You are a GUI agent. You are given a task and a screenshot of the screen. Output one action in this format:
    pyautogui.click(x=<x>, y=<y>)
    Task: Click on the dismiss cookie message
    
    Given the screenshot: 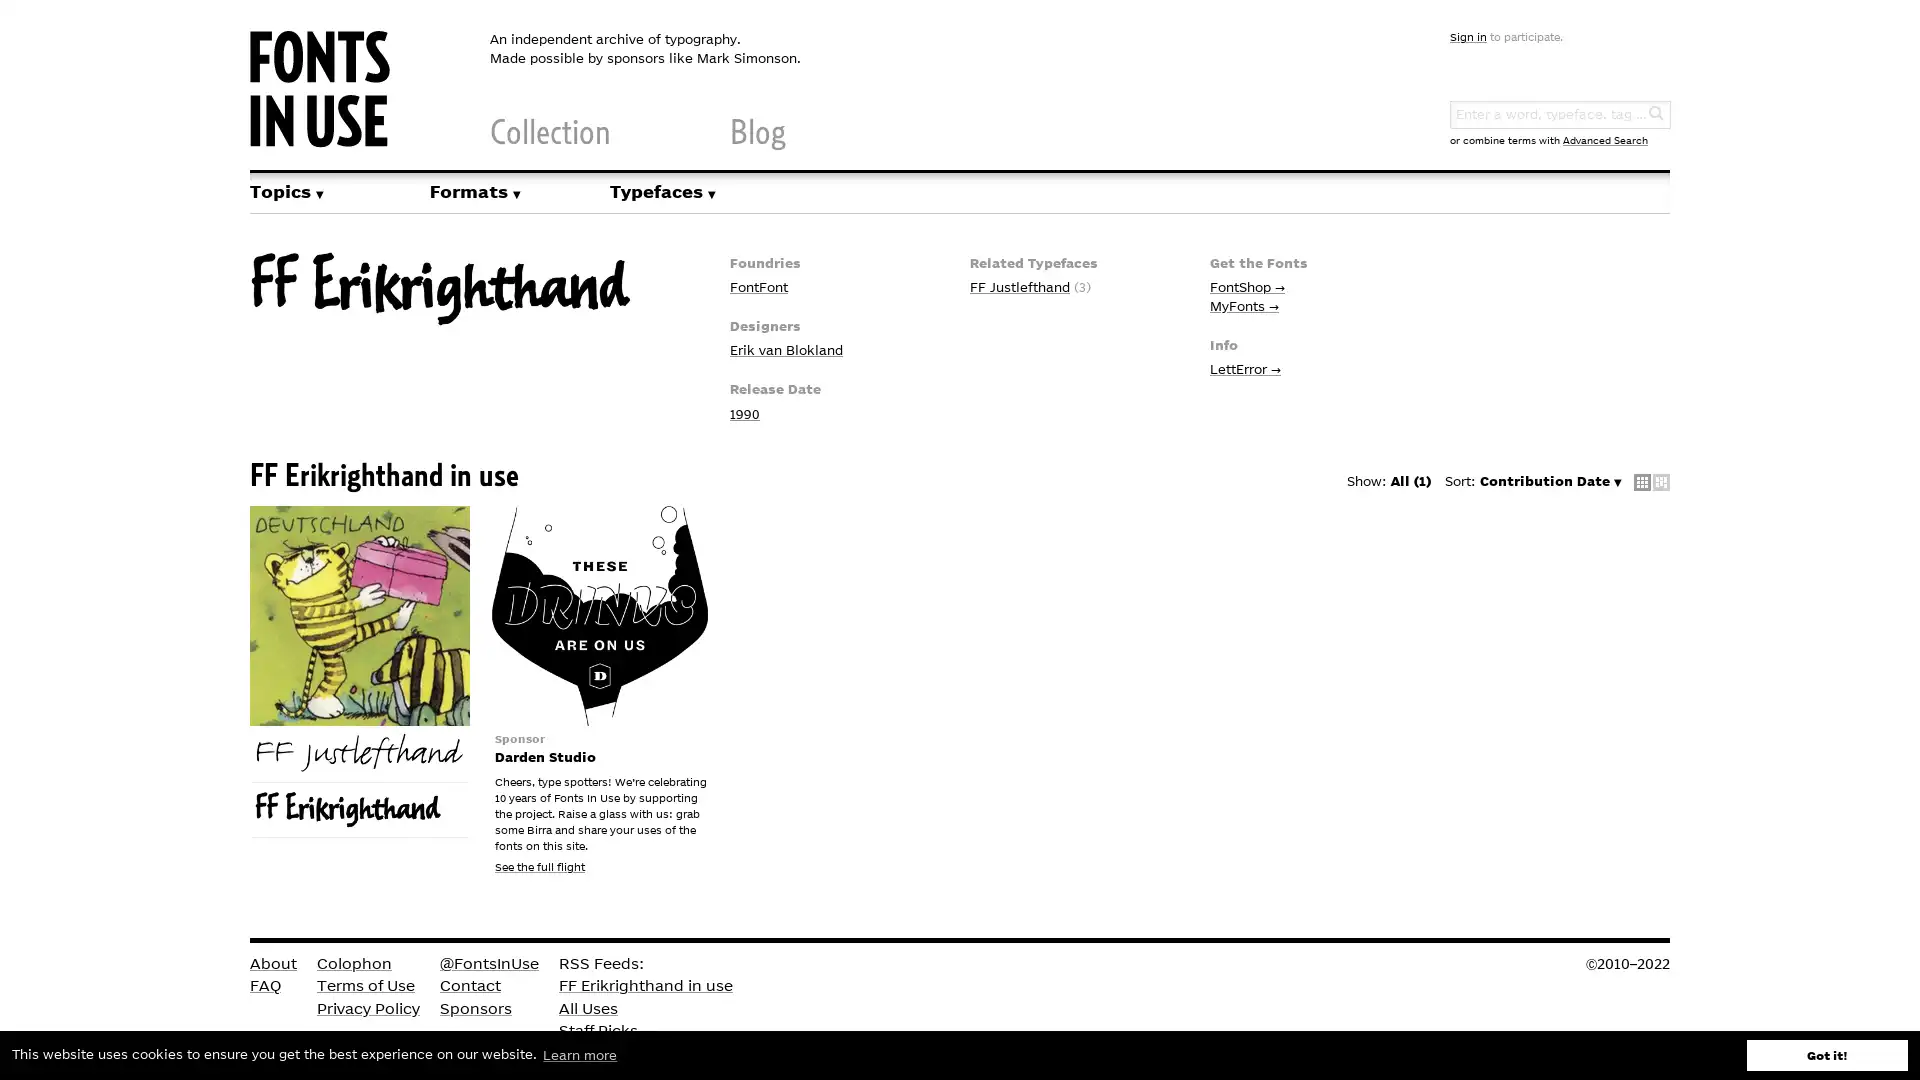 What is the action you would take?
    pyautogui.click(x=1827, y=1054)
    